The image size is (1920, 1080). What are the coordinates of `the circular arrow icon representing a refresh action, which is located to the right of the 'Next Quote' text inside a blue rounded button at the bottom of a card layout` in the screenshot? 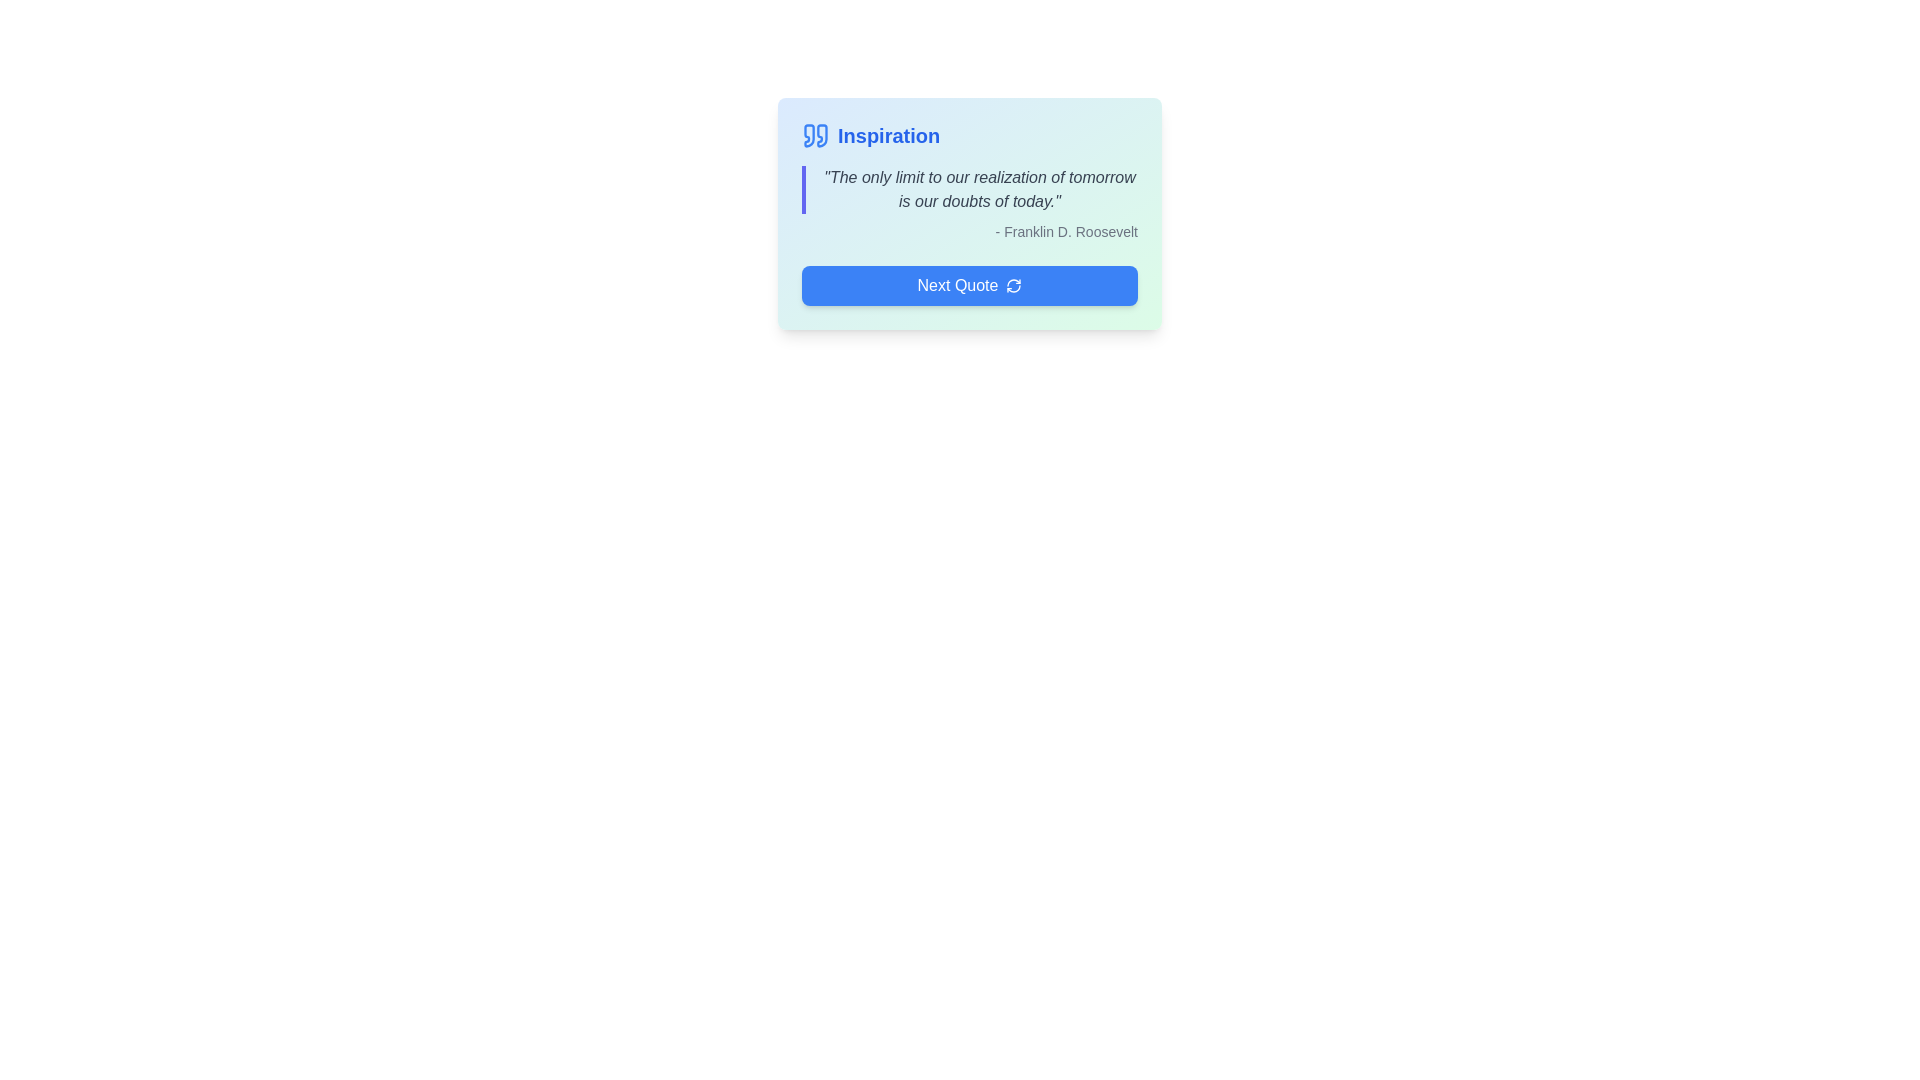 It's located at (1014, 285).